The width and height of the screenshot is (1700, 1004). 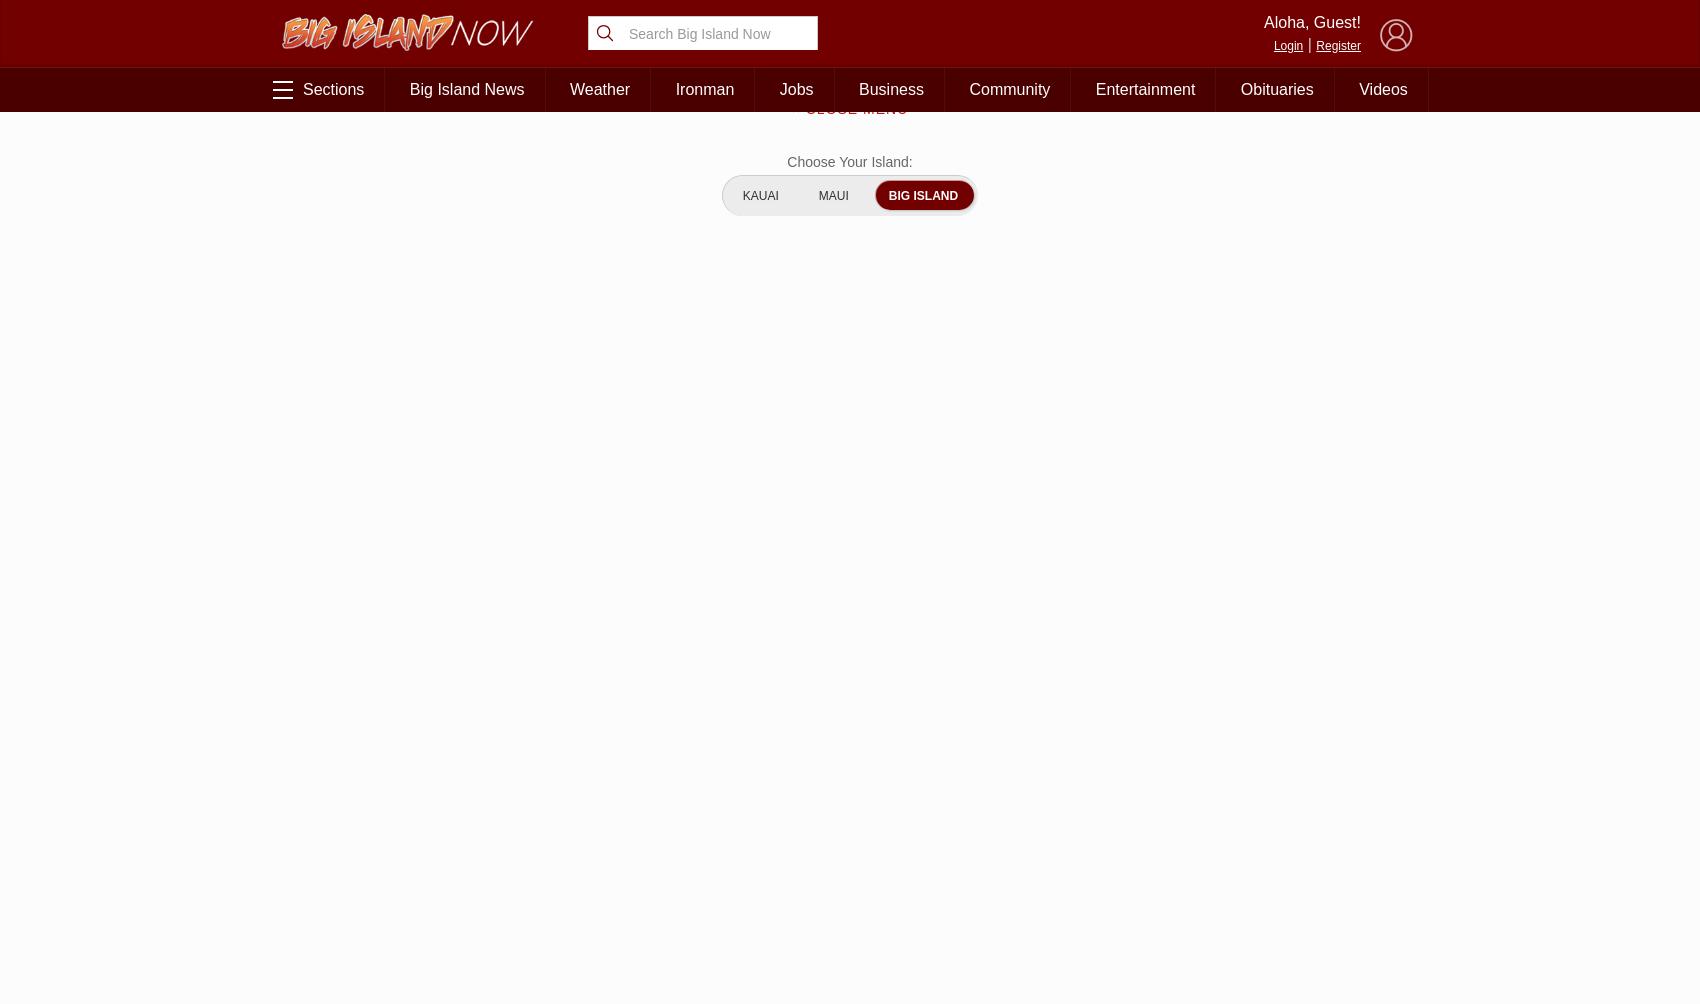 What do you see at coordinates (1186, 652) in the screenshot?
I see `'UPCOMING FEATURED EVENTS:'` at bounding box center [1186, 652].